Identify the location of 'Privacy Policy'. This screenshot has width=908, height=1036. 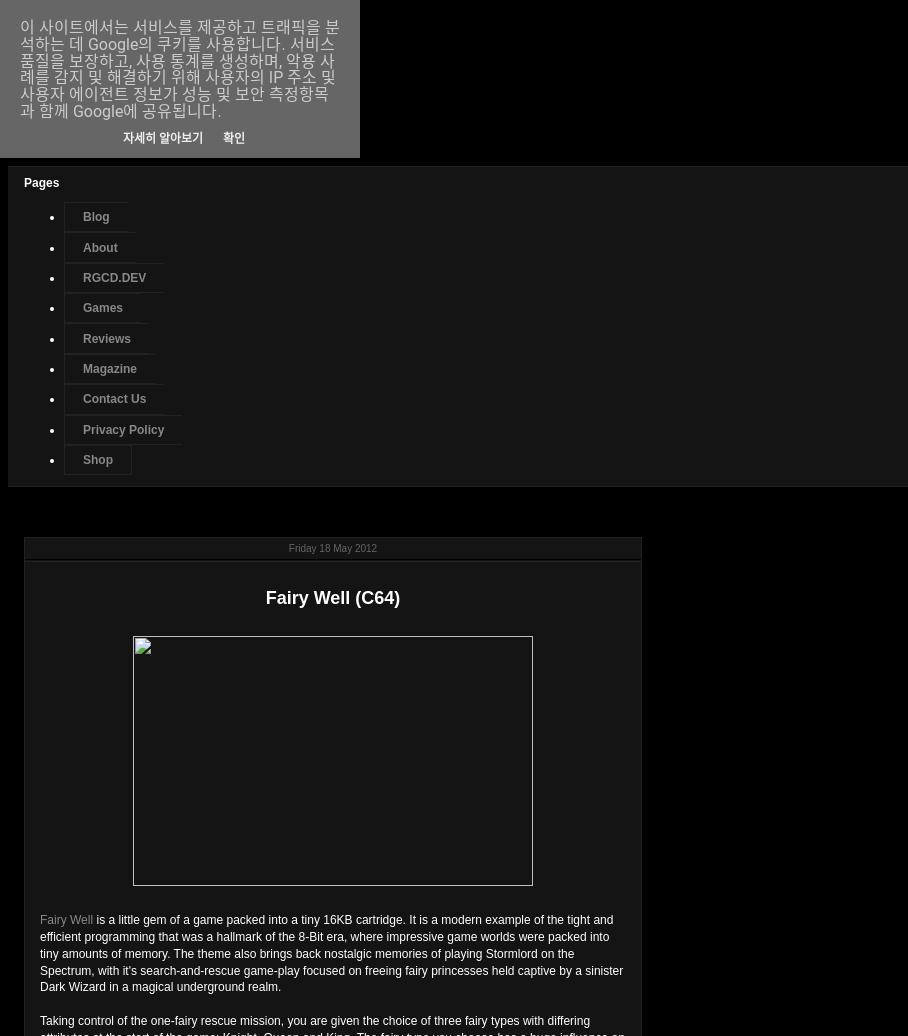
(123, 429).